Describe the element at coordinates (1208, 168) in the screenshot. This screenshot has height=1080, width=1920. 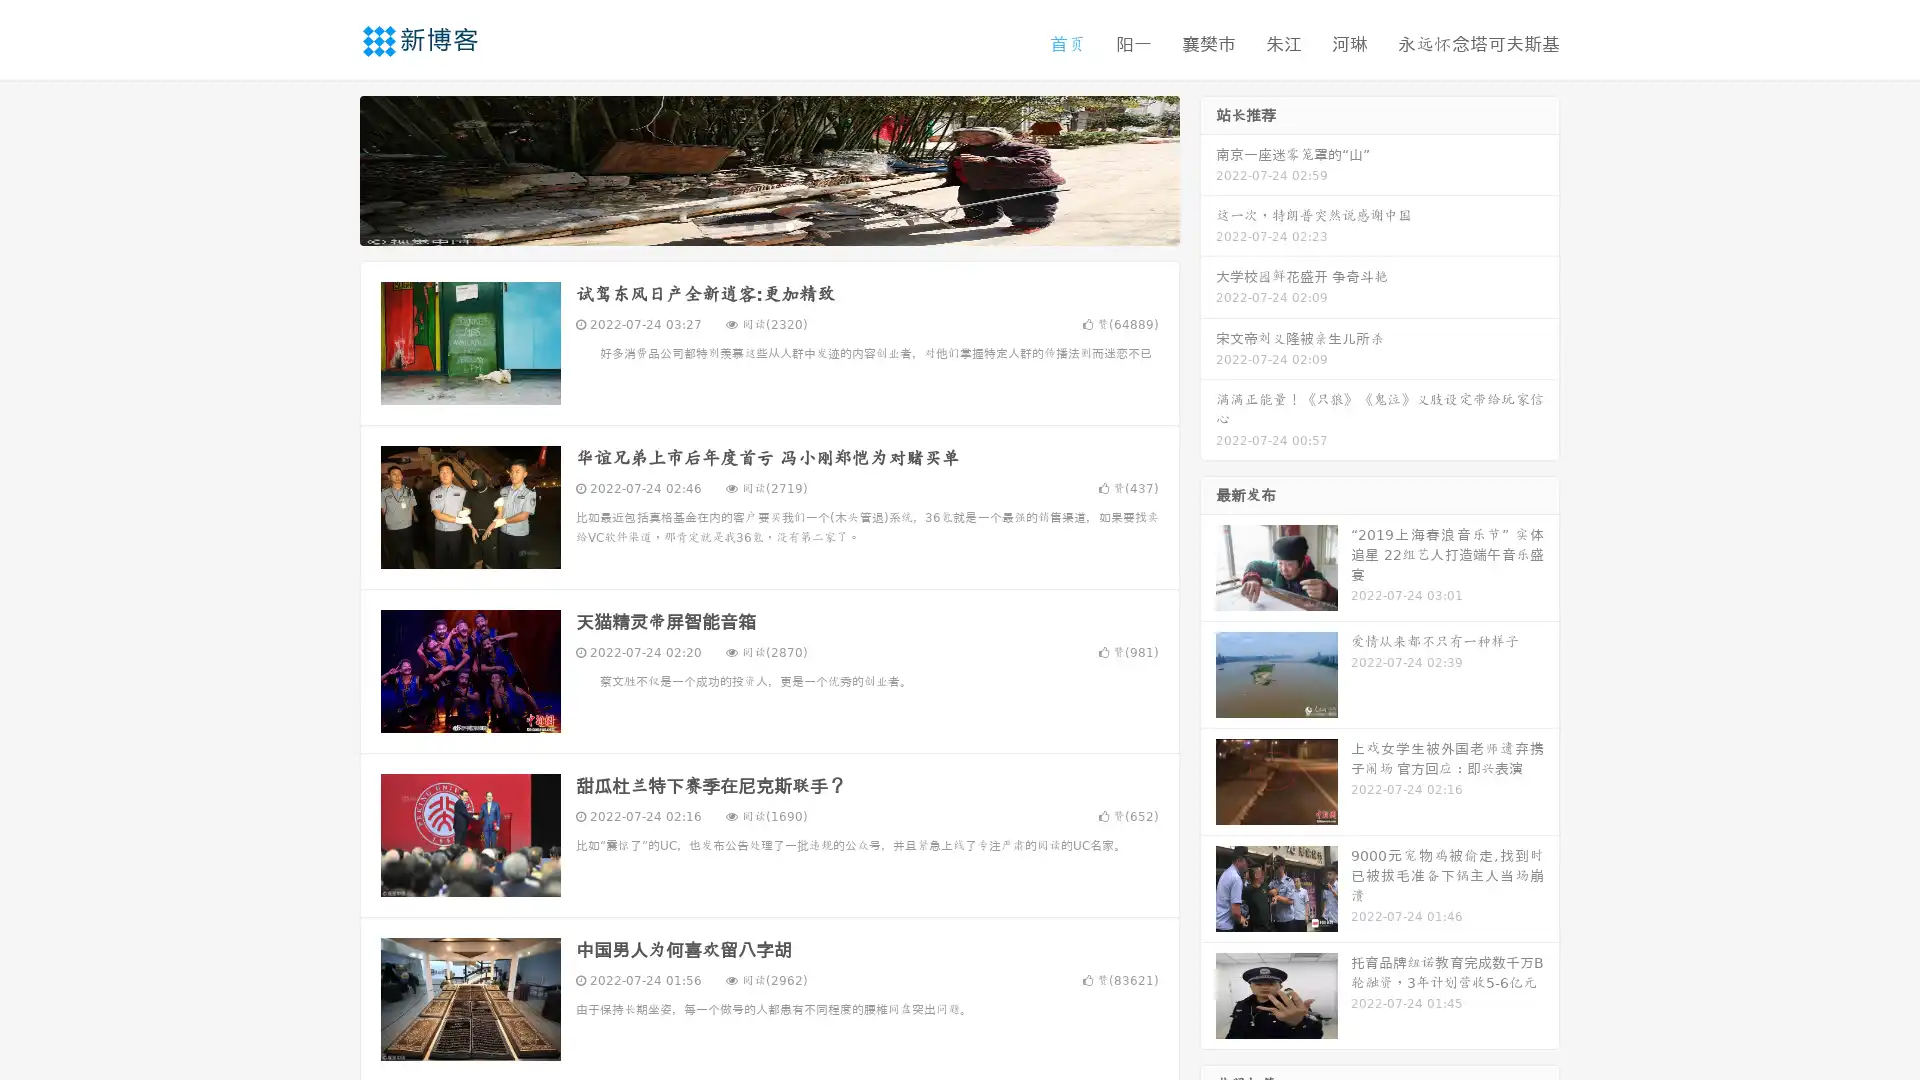
I see `Next slide` at that location.